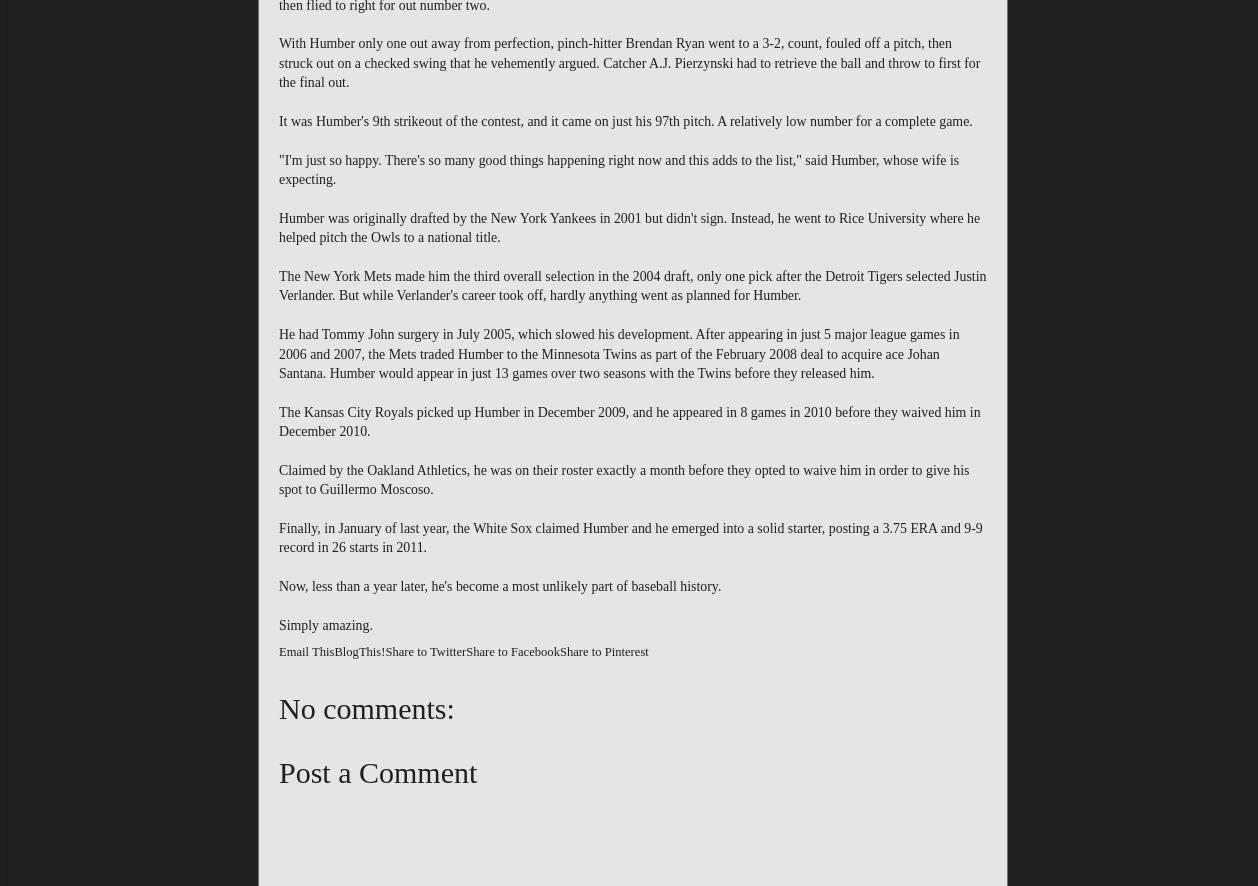 The height and width of the screenshot is (886, 1258). Describe the element at coordinates (618, 168) in the screenshot. I see `'"I'm just so happy. There's so many good things happening right now and this  adds to the list," said Humber, whose wife is expecting.'` at that location.